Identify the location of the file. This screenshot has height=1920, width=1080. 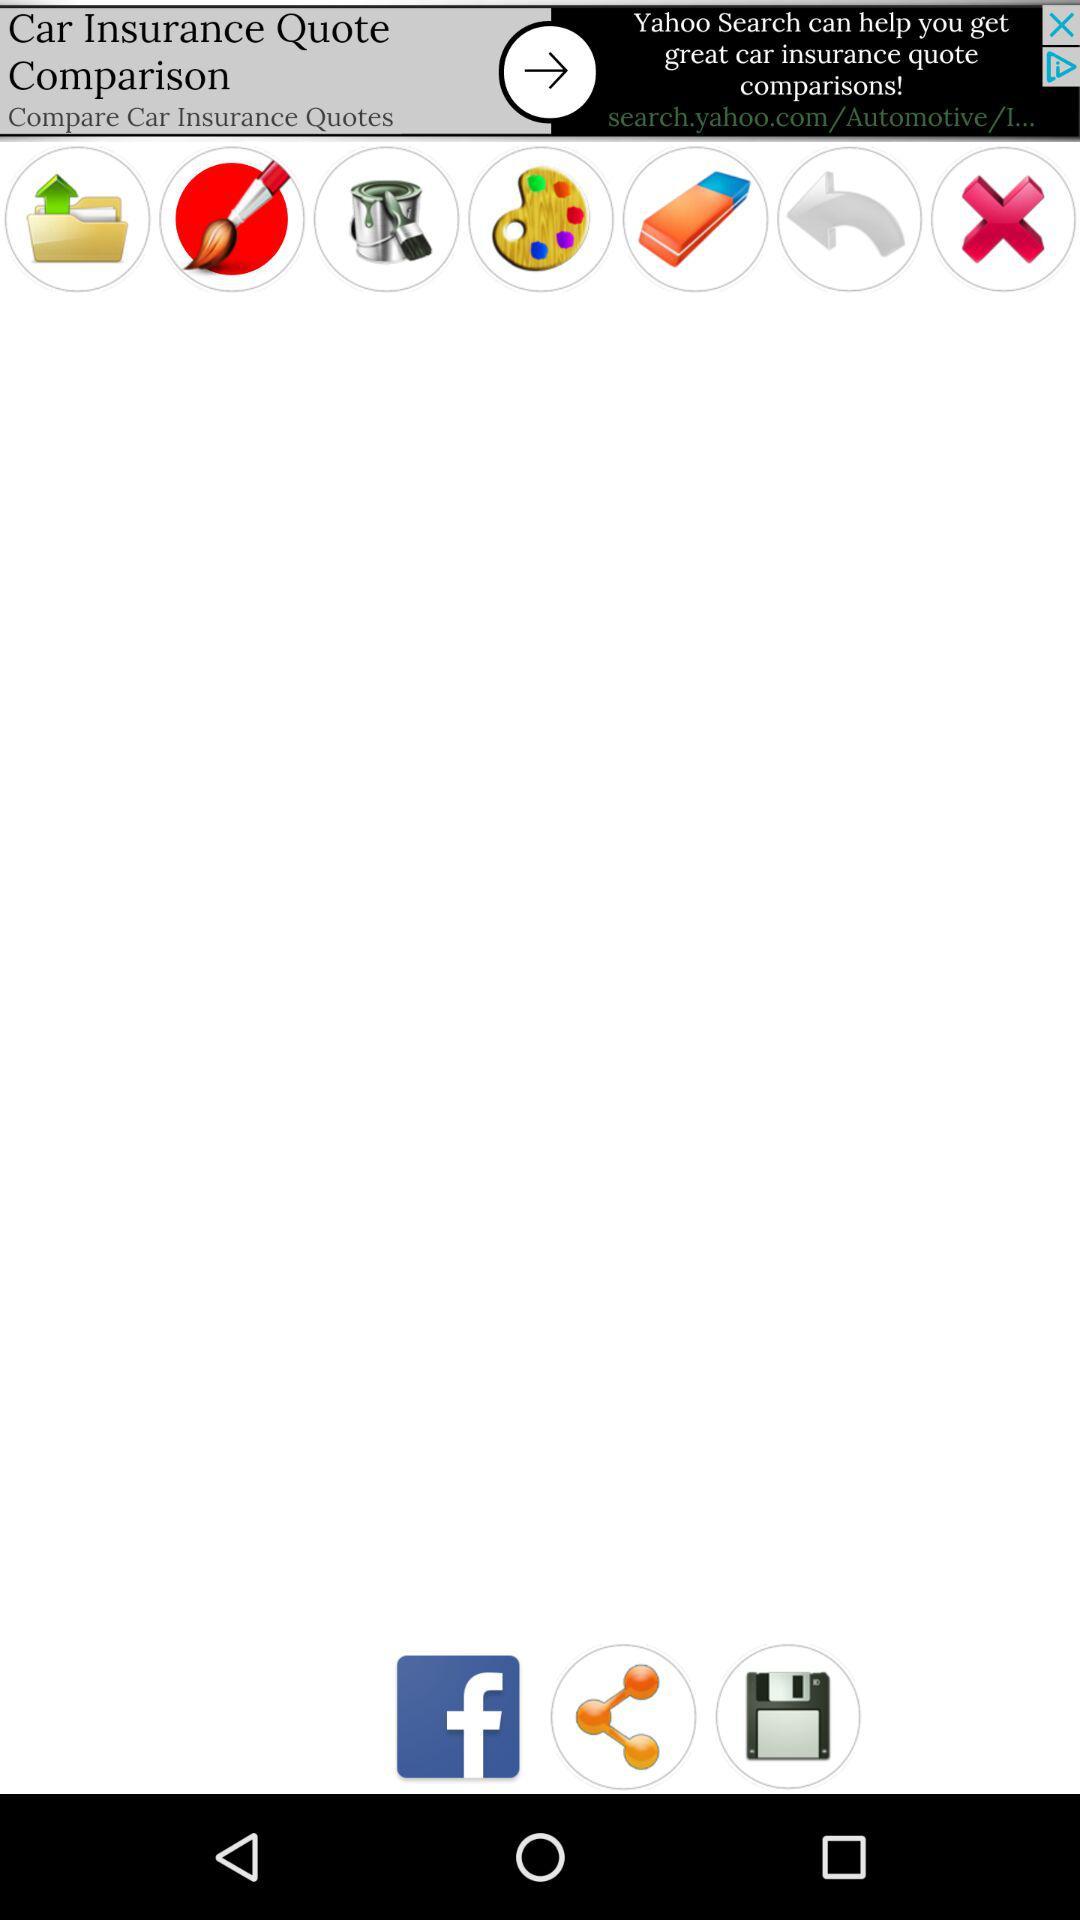
(786, 1715).